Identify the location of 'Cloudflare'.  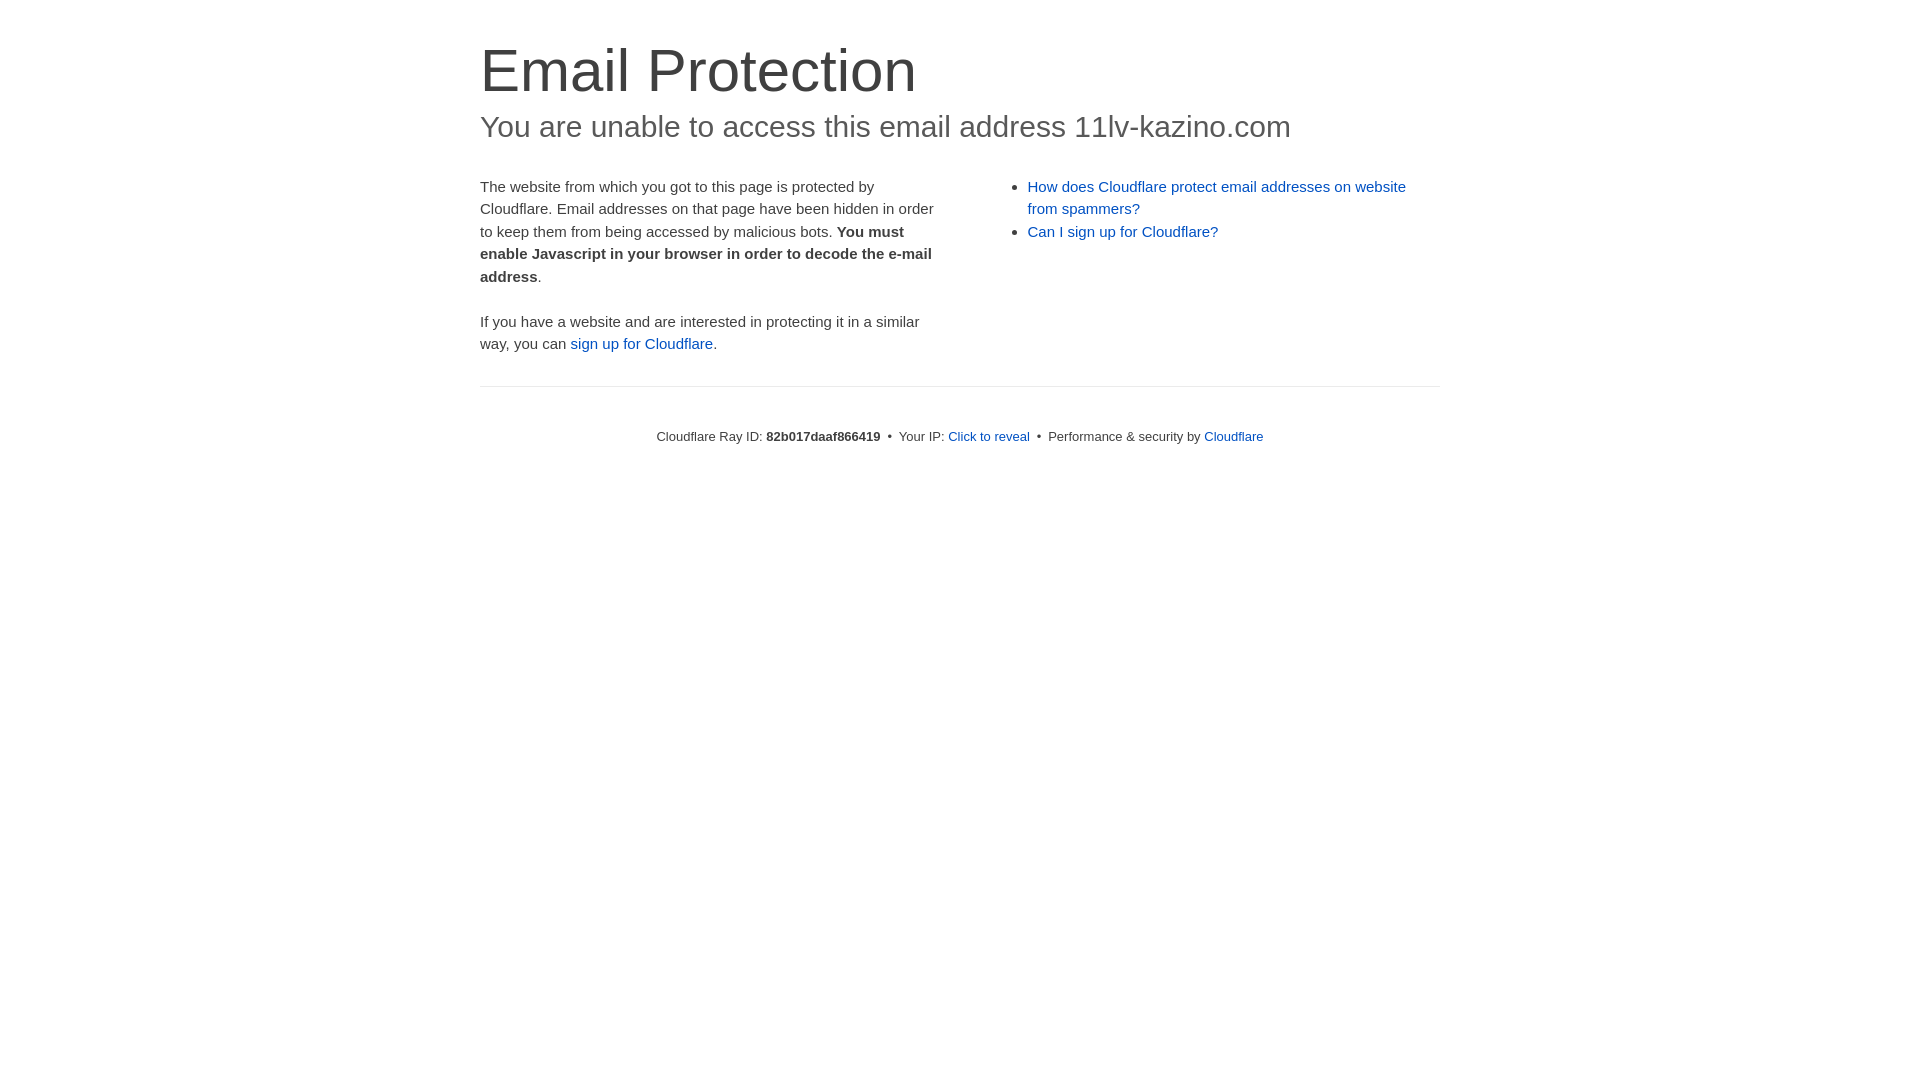
(1232, 435).